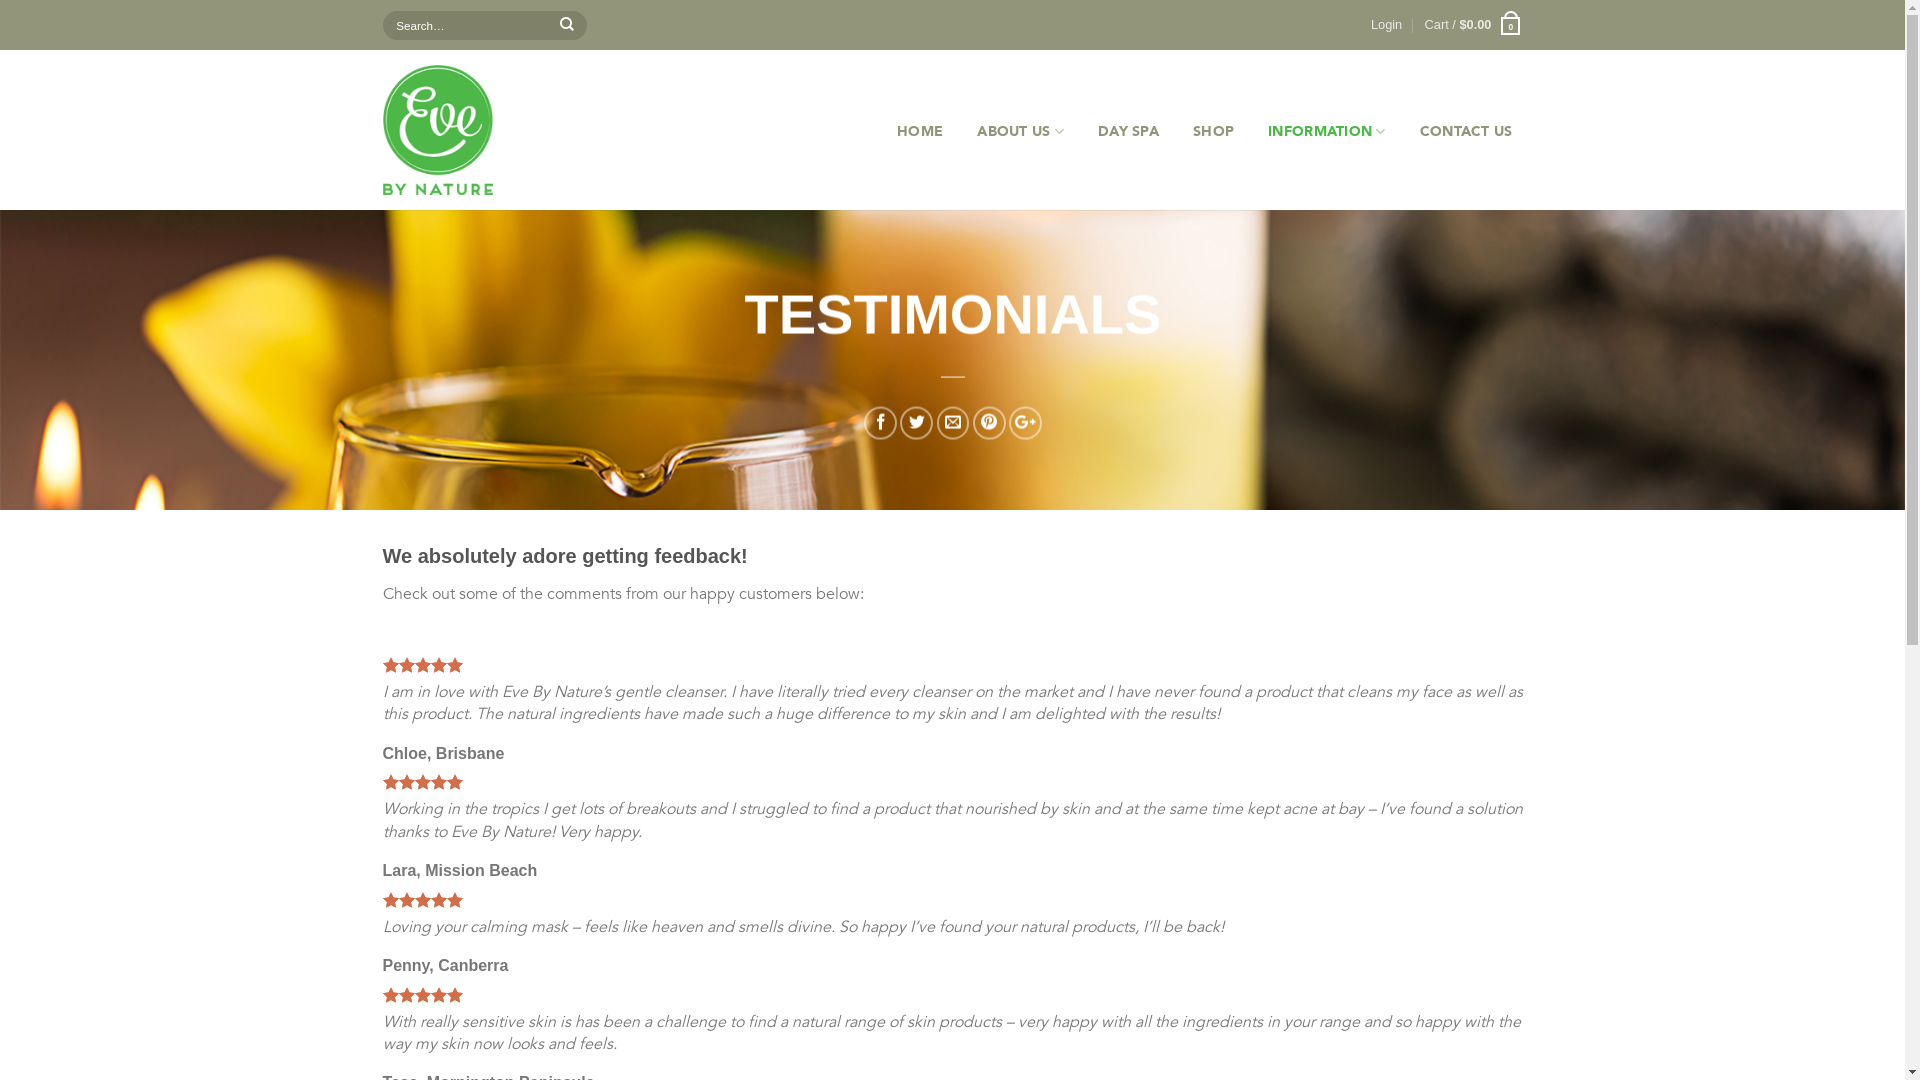 Image resolution: width=1920 pixels, height=1080 pixels. What do you see at coordinates (1473, 24) in the screenshot?
I see `'Cart / $0.00` at bounding box center [1473, 24].